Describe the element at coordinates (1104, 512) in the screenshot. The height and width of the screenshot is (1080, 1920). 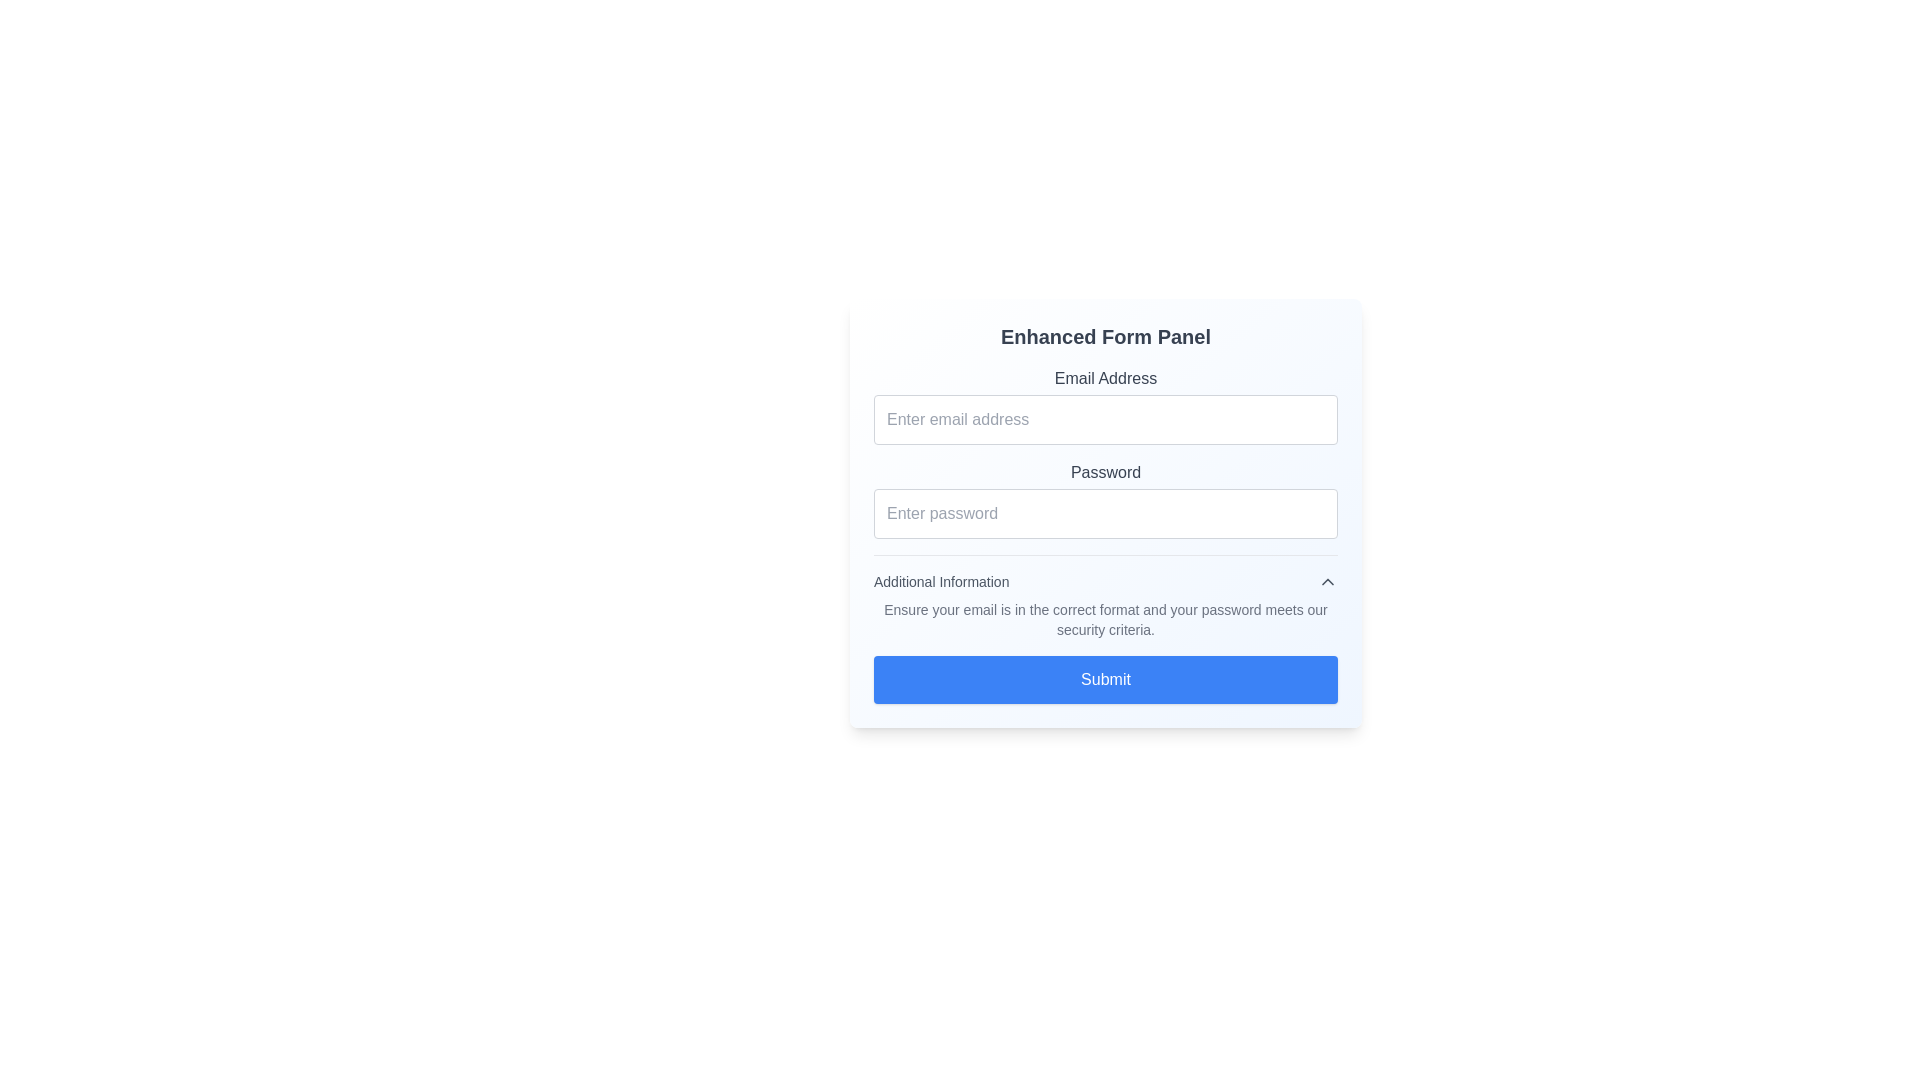
I see `the password input field, which is a horizontally elongated rectangular field with rounded corners and a light gray border, to focus it` at that location.